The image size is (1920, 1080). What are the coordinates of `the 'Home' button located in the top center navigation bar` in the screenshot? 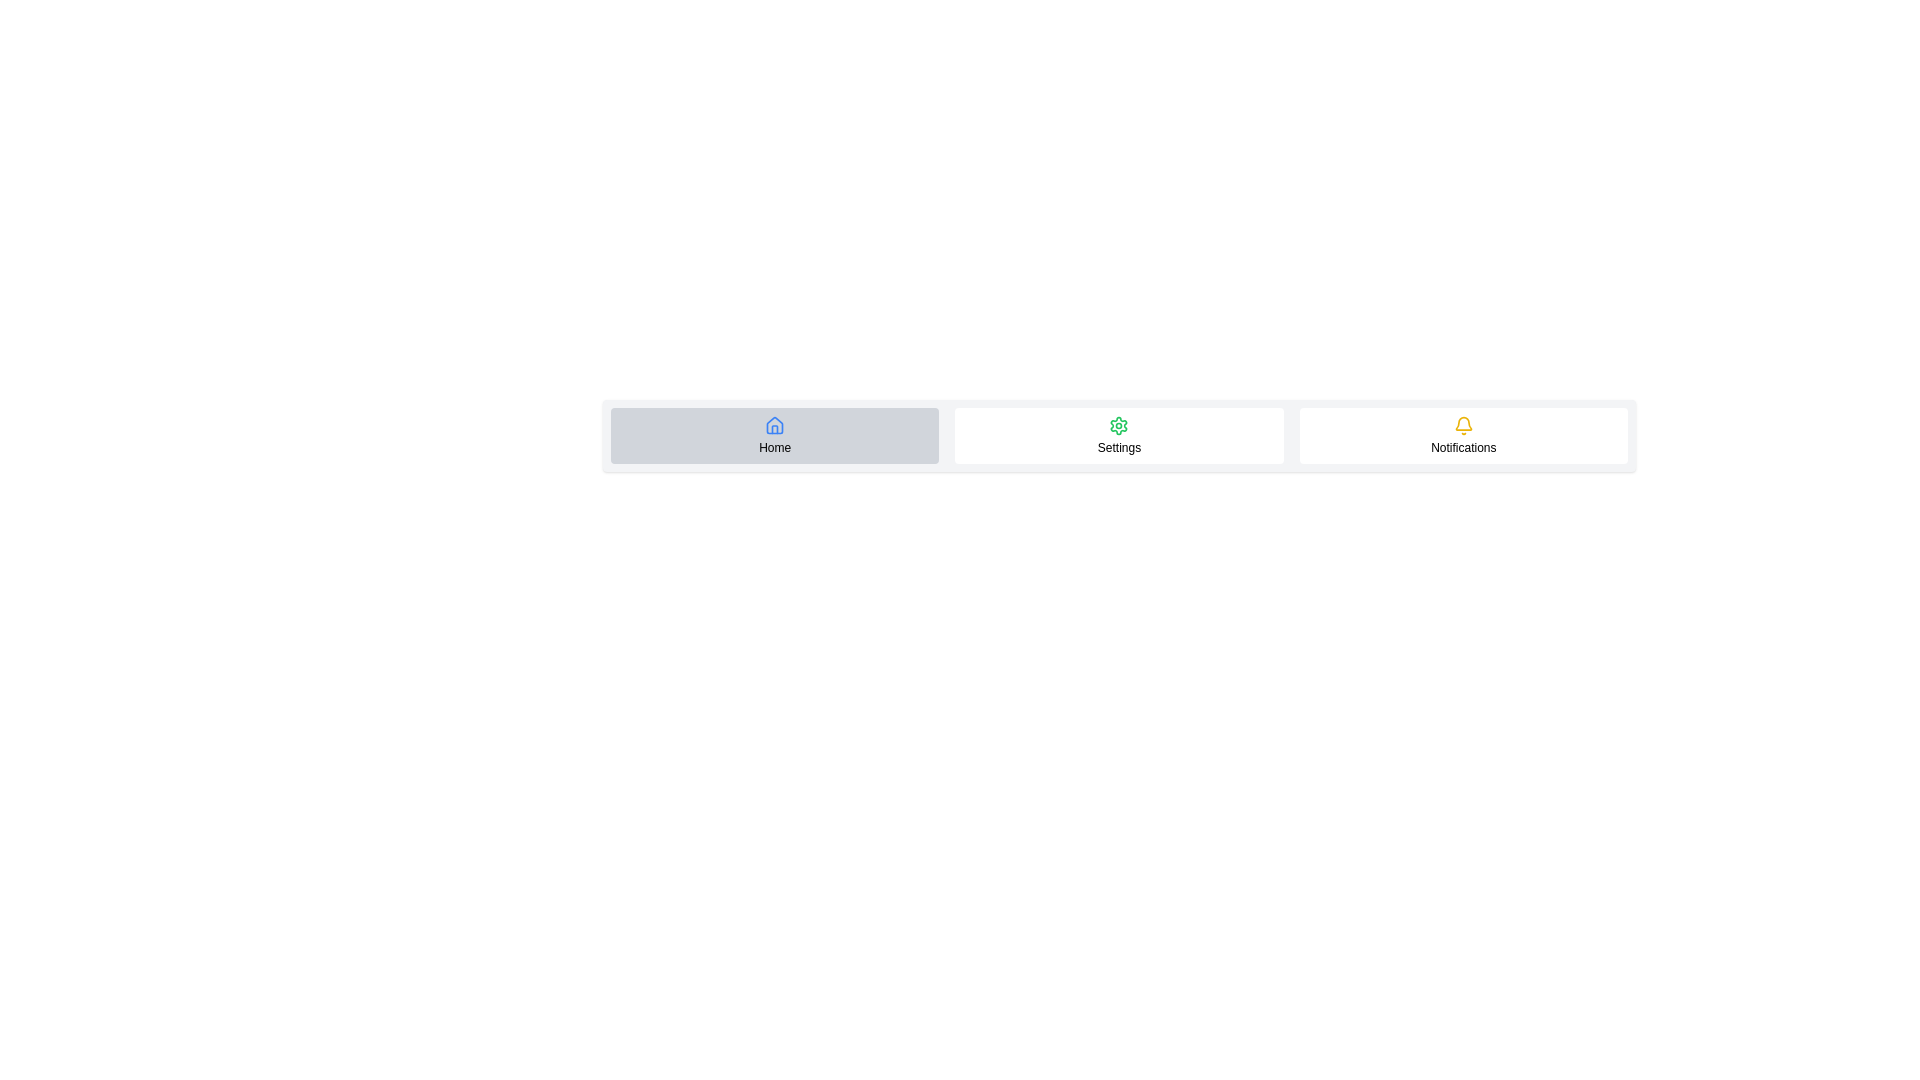 It's located at (774, 434).